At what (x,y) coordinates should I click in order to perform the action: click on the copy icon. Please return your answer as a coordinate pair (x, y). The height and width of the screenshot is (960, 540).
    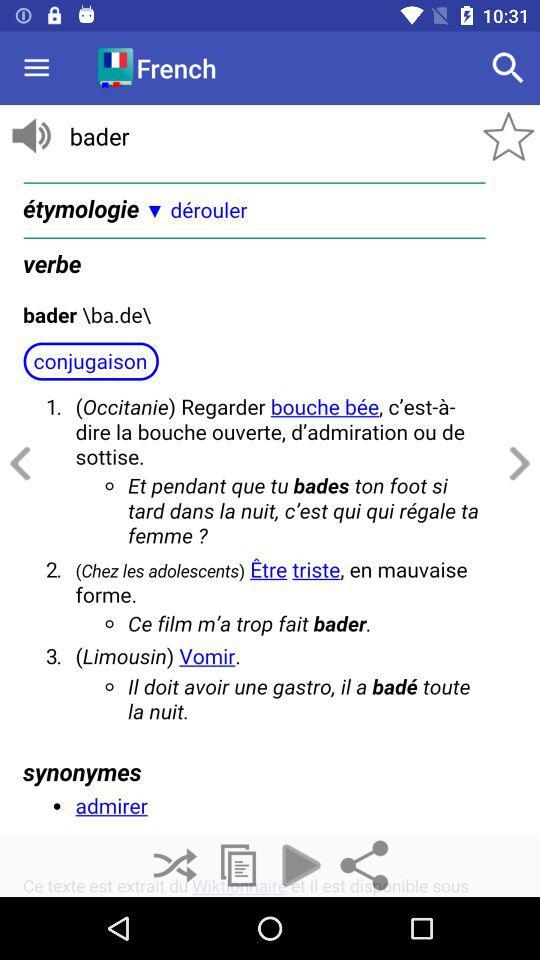
    Looking at the image, I should click on (238, 864).